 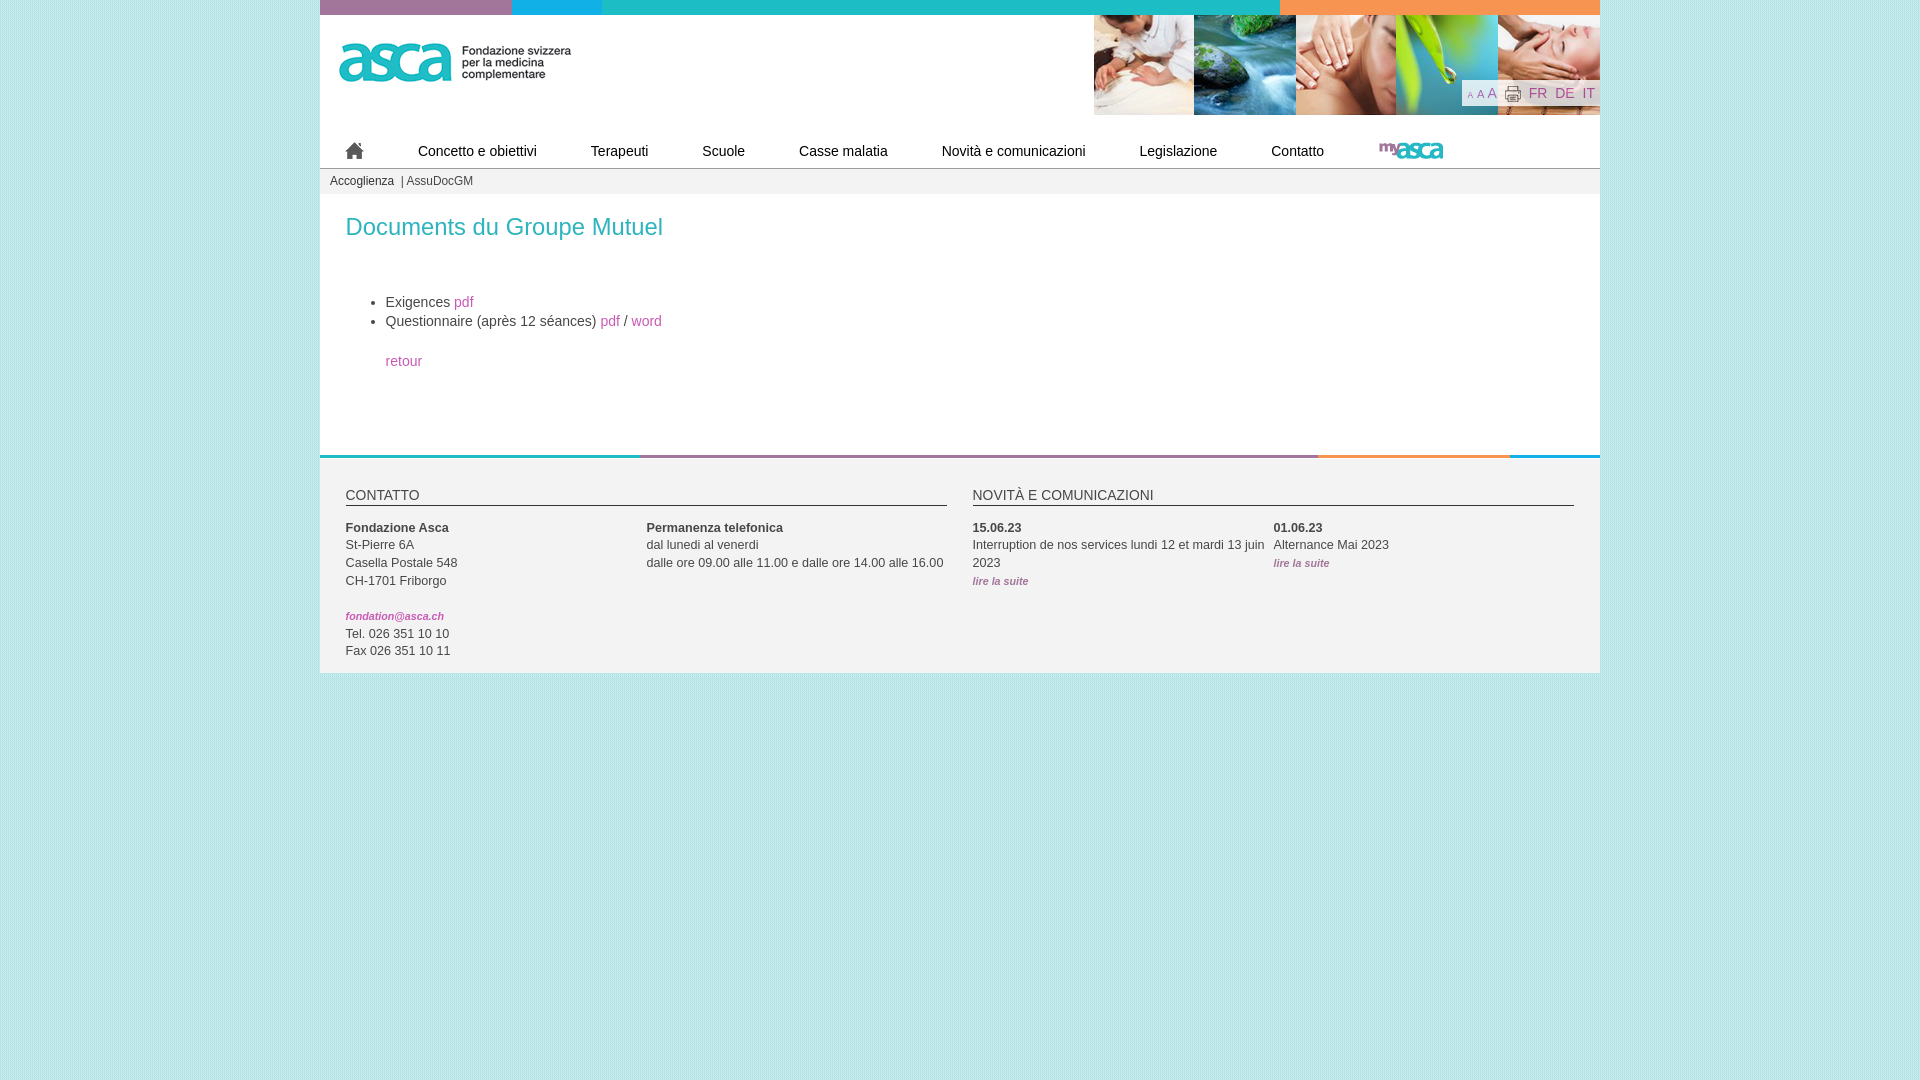 What do you see at coordinates (1469, 95) in the screenshot?
I see `'A'` at bounding box center [1469, 95].